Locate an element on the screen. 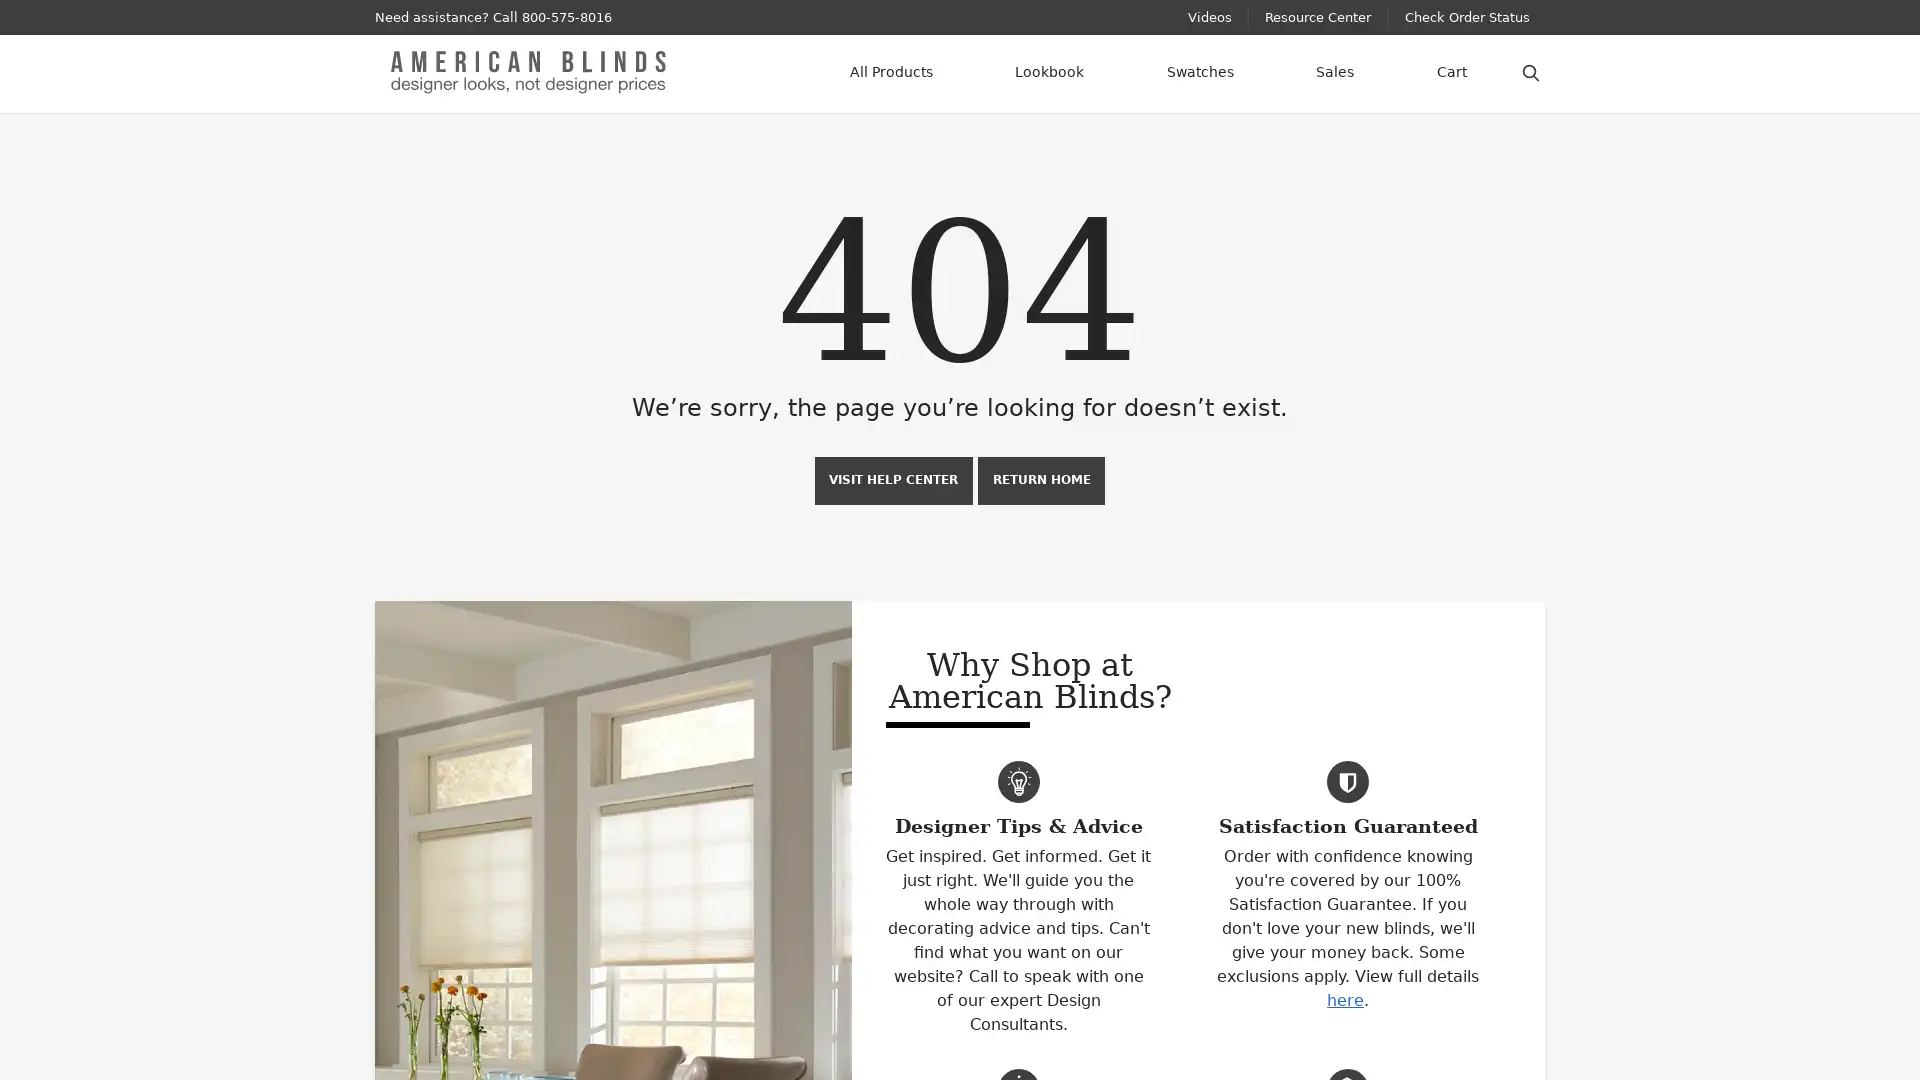 The width and height of the screenshot is (1920, 1080). Search is located at coordinates (1530, 69).